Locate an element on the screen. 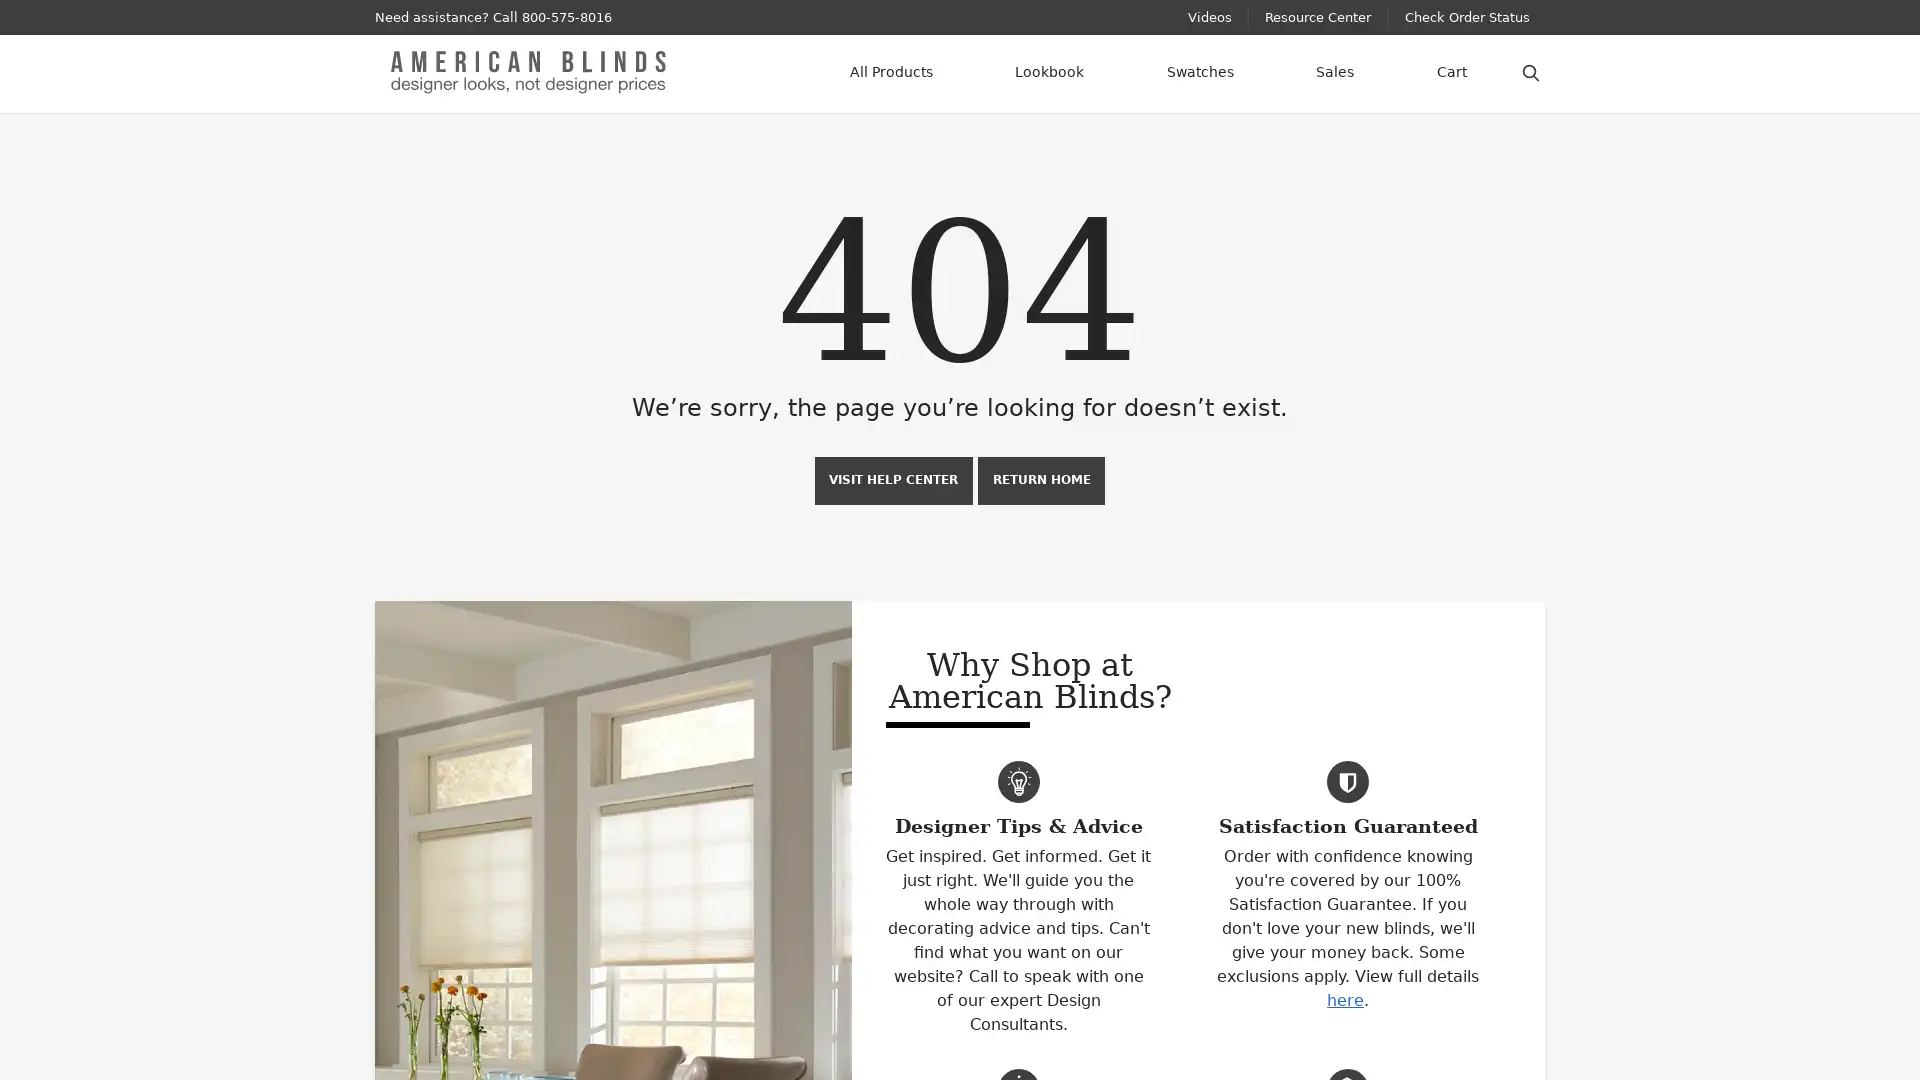 The width and height of the screenshot is (1920, 1080). Search is located at coordinates (1530, 69).